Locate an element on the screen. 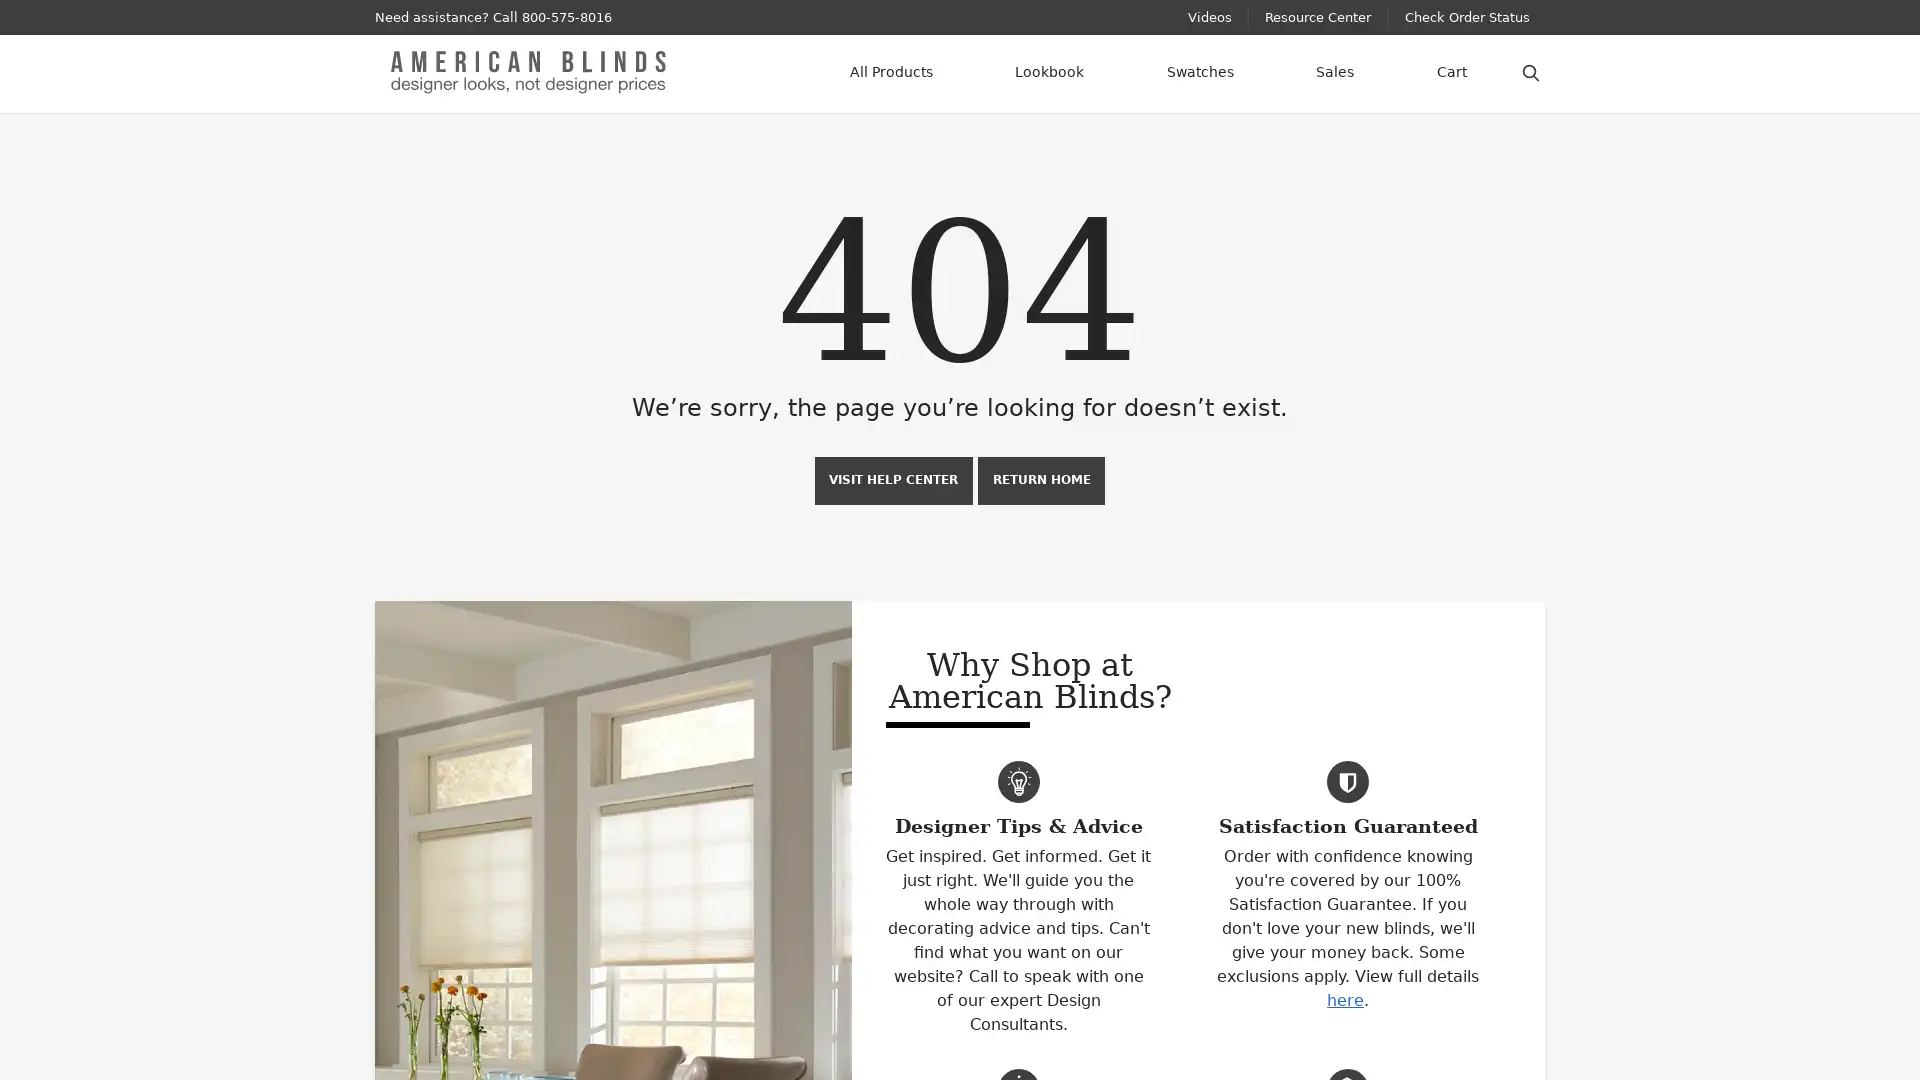 The width and height of the screenshot is (1920, 1080). Search is located at coordinates (1530, 69).